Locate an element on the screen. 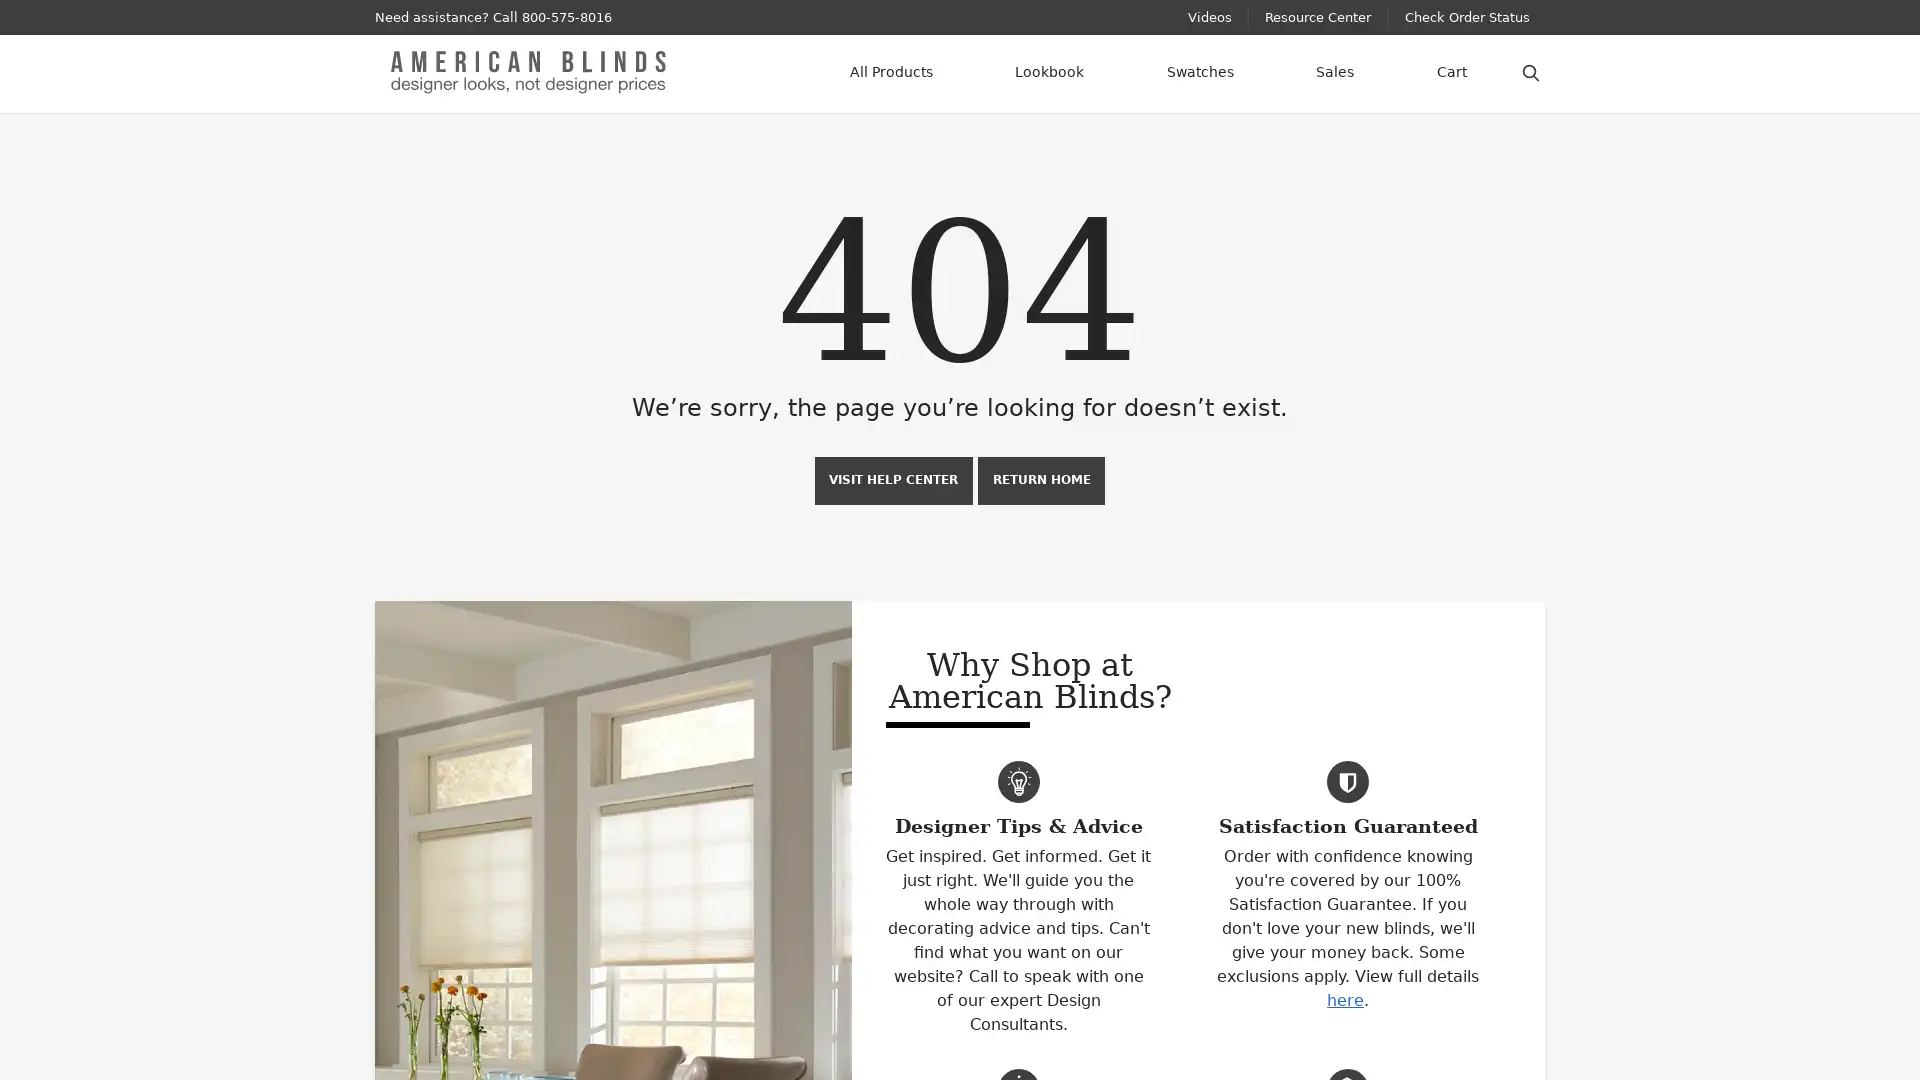 The width and height of the screenshot is (1920, 1080). Search is located at coordinates (1530, 69).